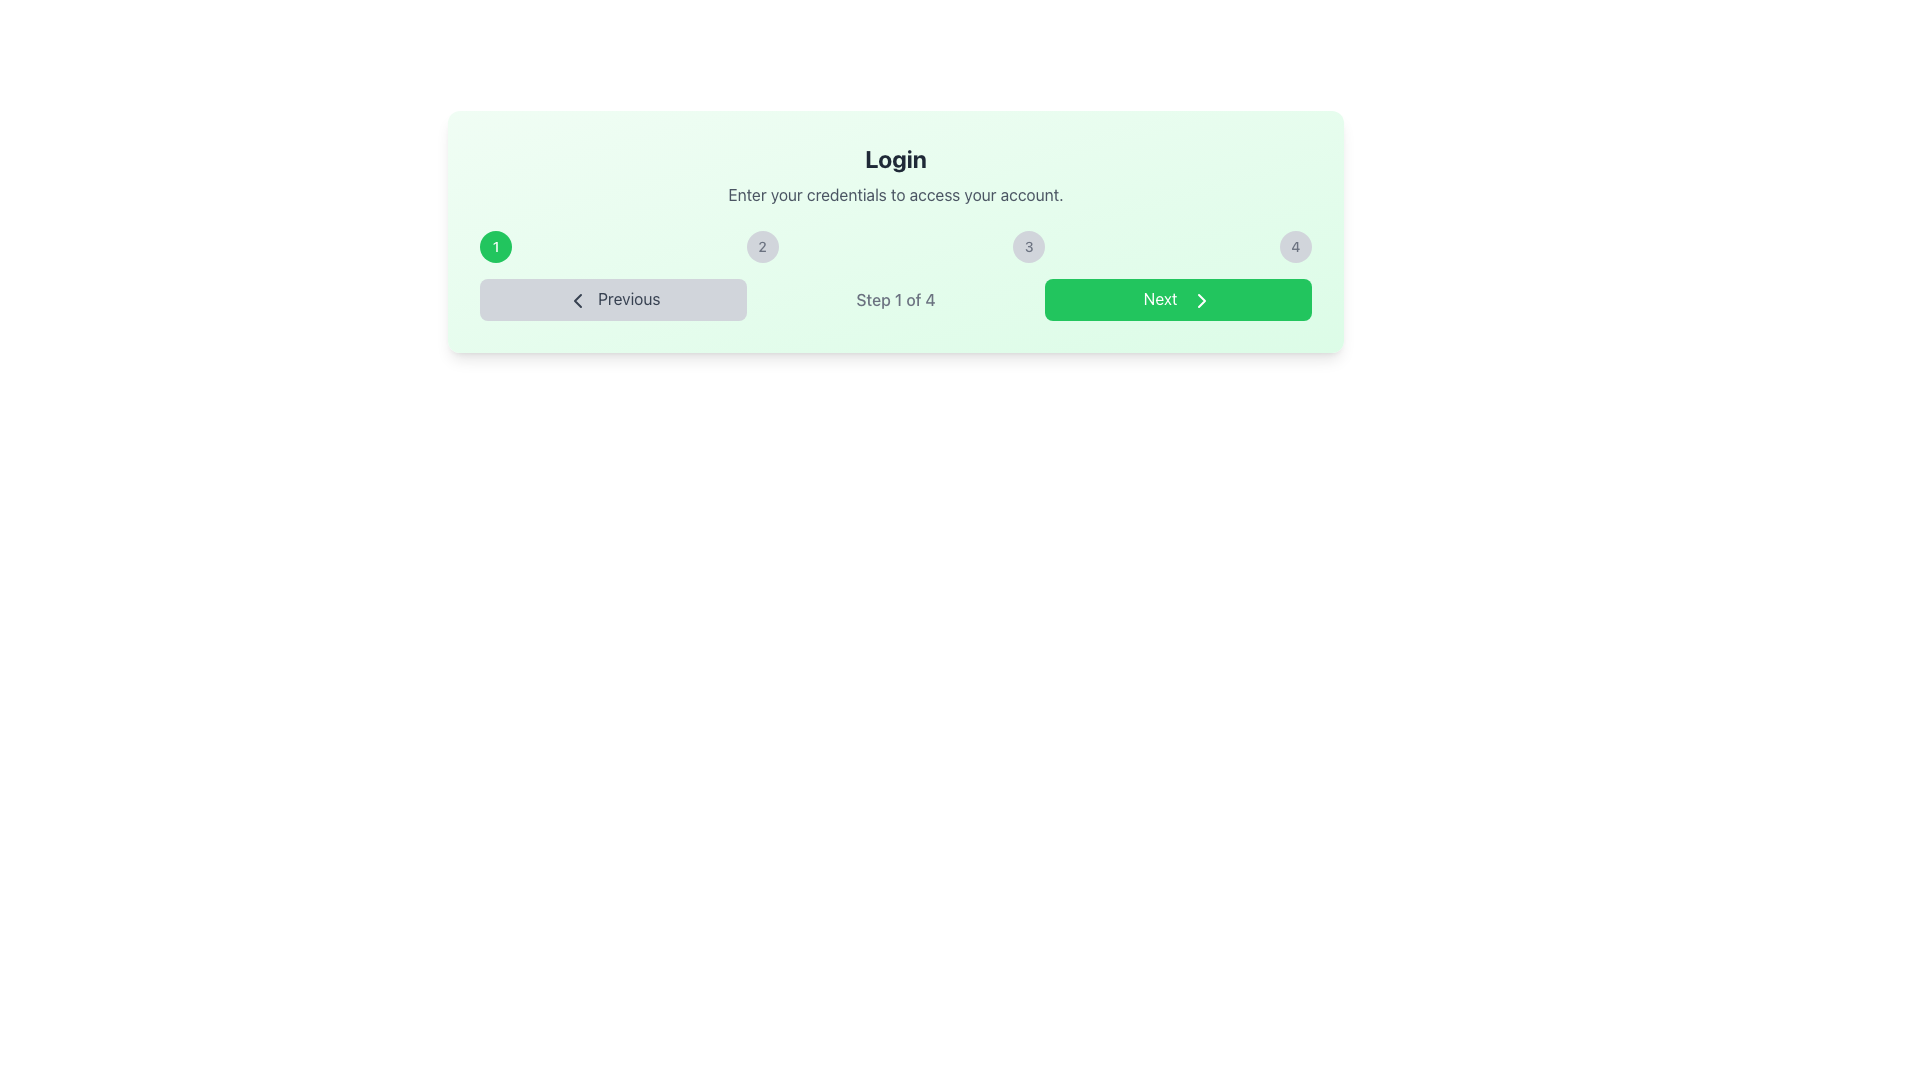  What do you see at coordinates (761, 245) in the screenshot?
I see `the second step indicator button in the multi-step process, positioned horizontally between the buttons labeled '1' and '3'` at bounding box center [761, 245].